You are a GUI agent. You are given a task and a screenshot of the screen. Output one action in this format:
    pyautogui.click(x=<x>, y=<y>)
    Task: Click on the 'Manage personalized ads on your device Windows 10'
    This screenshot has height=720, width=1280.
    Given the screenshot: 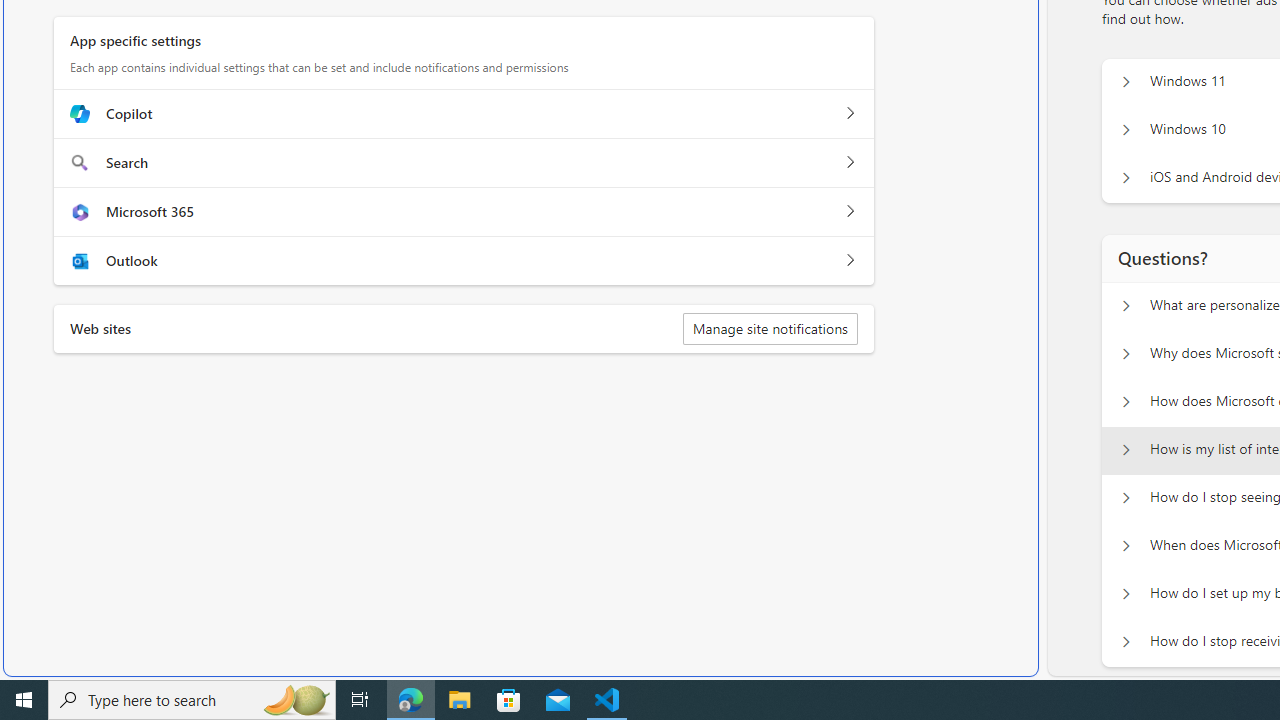 What is the action you would take?
    pyautogui.click(x=1125, y=130)
    